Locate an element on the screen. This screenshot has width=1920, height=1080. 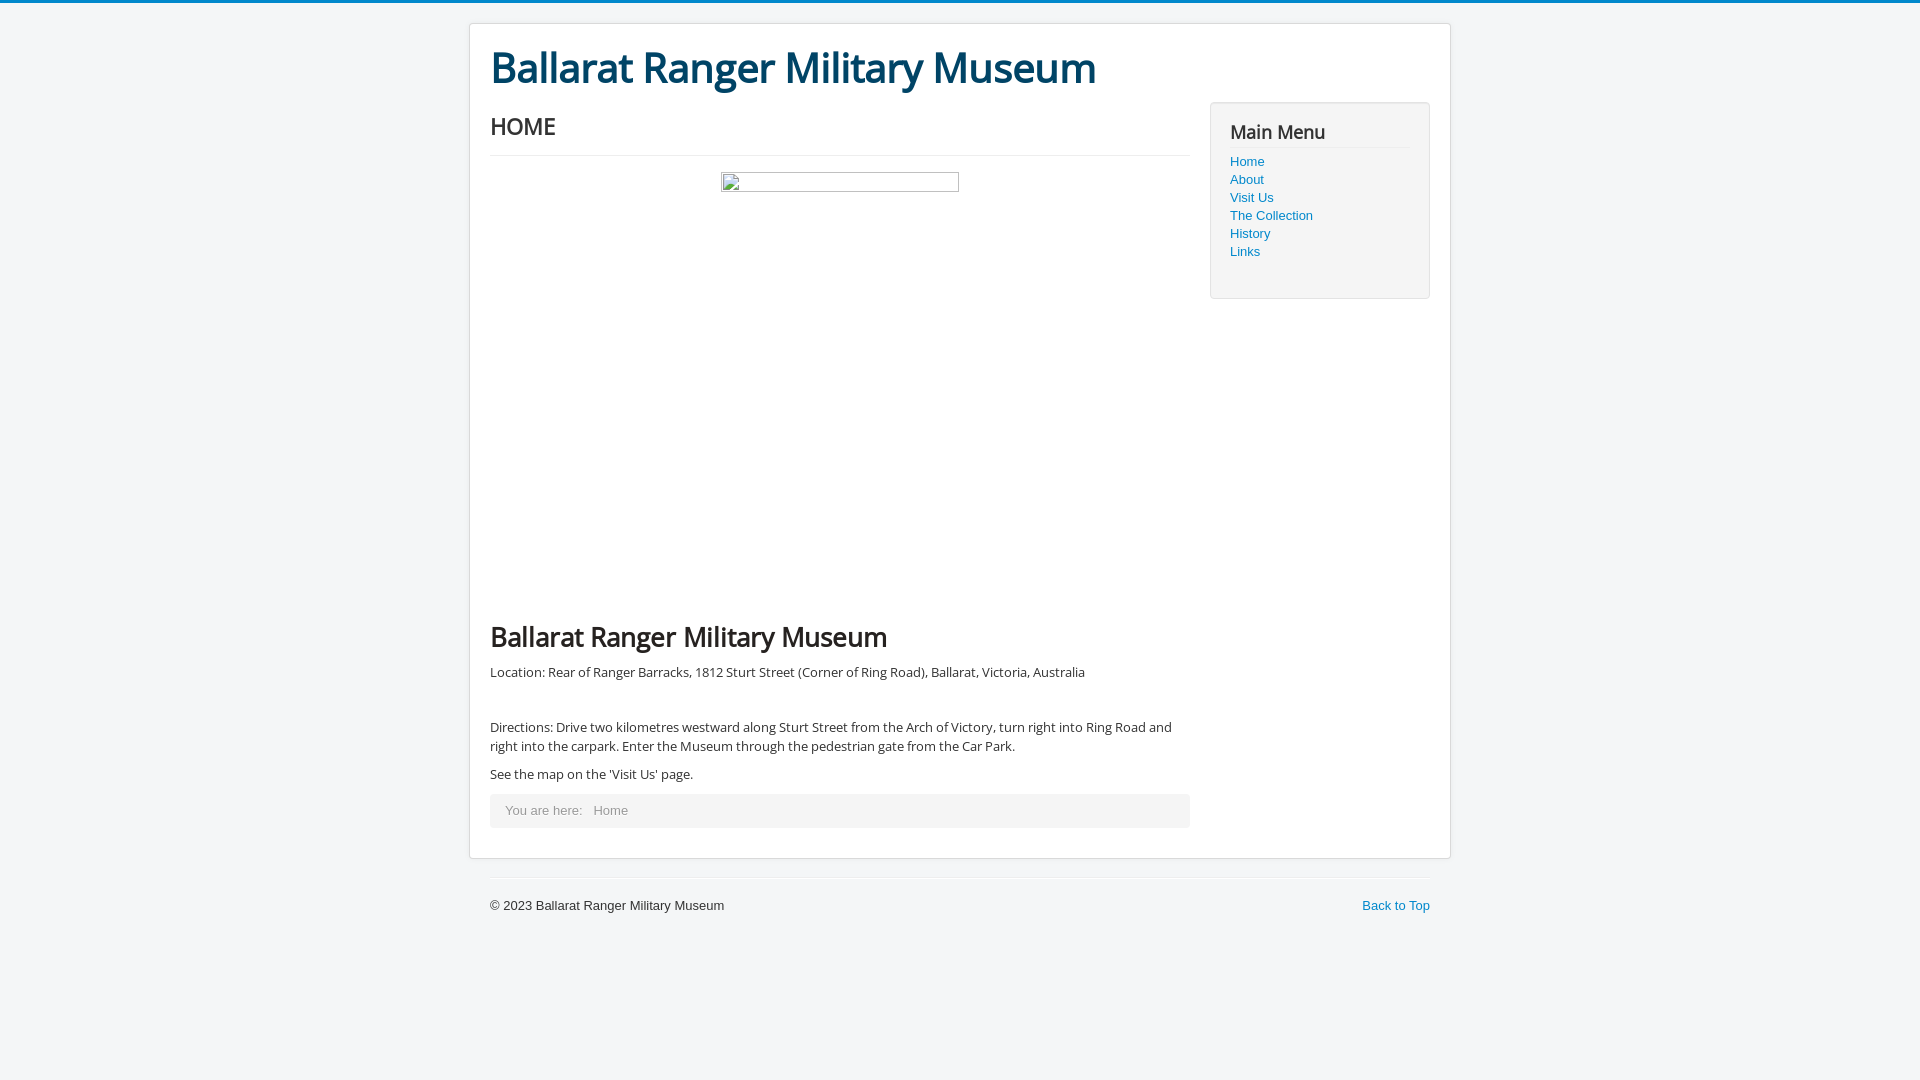
'The Collection' is located at coordinates (1320, 216).